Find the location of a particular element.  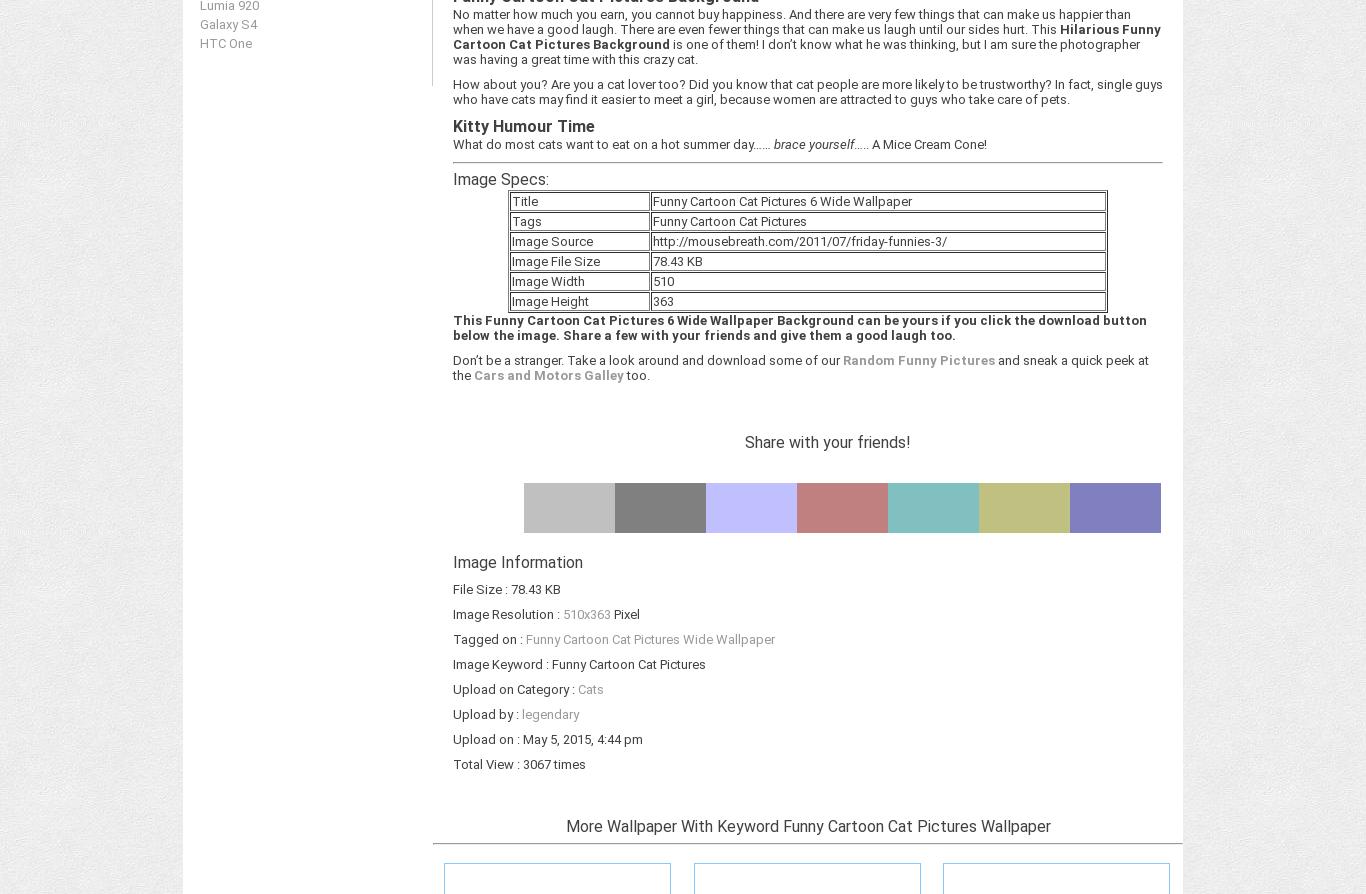

'Upload by :' is located at coordinates (487, 713).